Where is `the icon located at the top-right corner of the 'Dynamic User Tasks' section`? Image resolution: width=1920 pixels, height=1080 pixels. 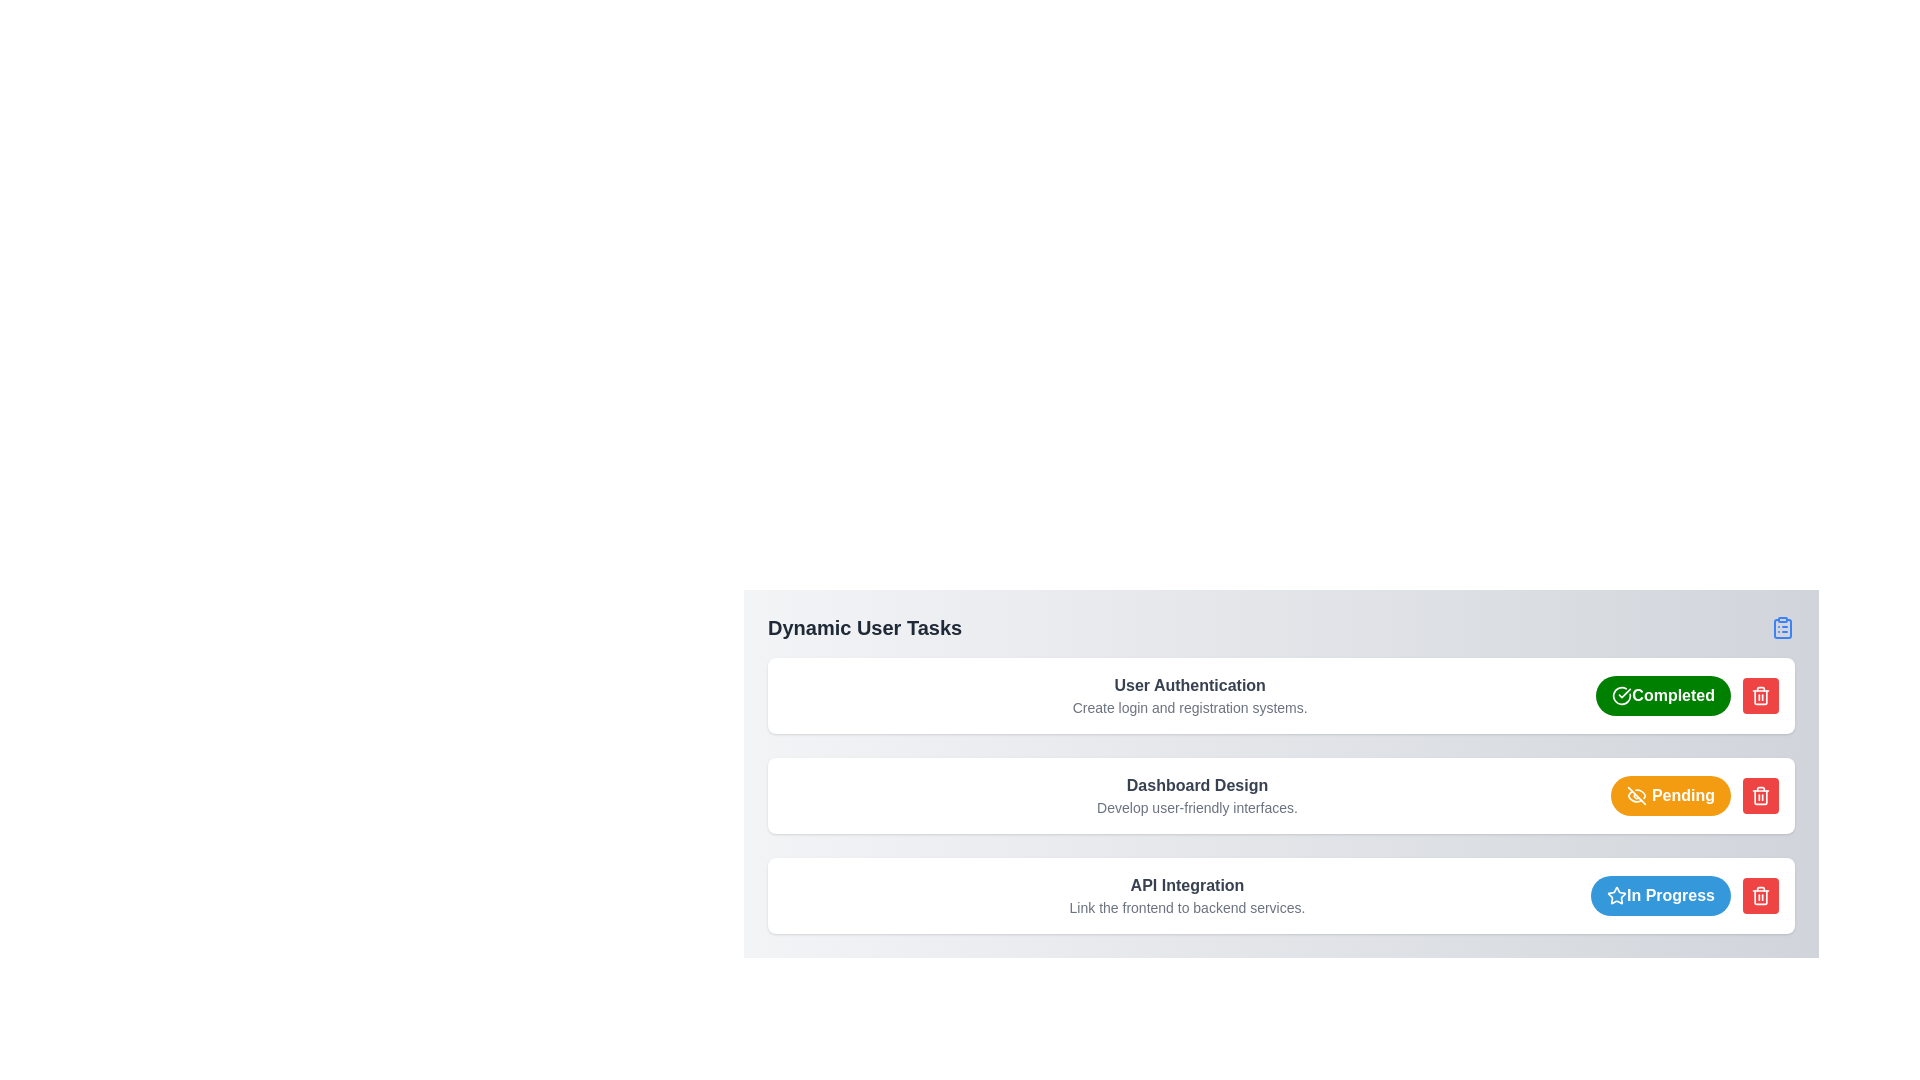
the icon located at the top-right corner of the 'Dynamic User Tasks' section is located at coordinates (1782, 627).